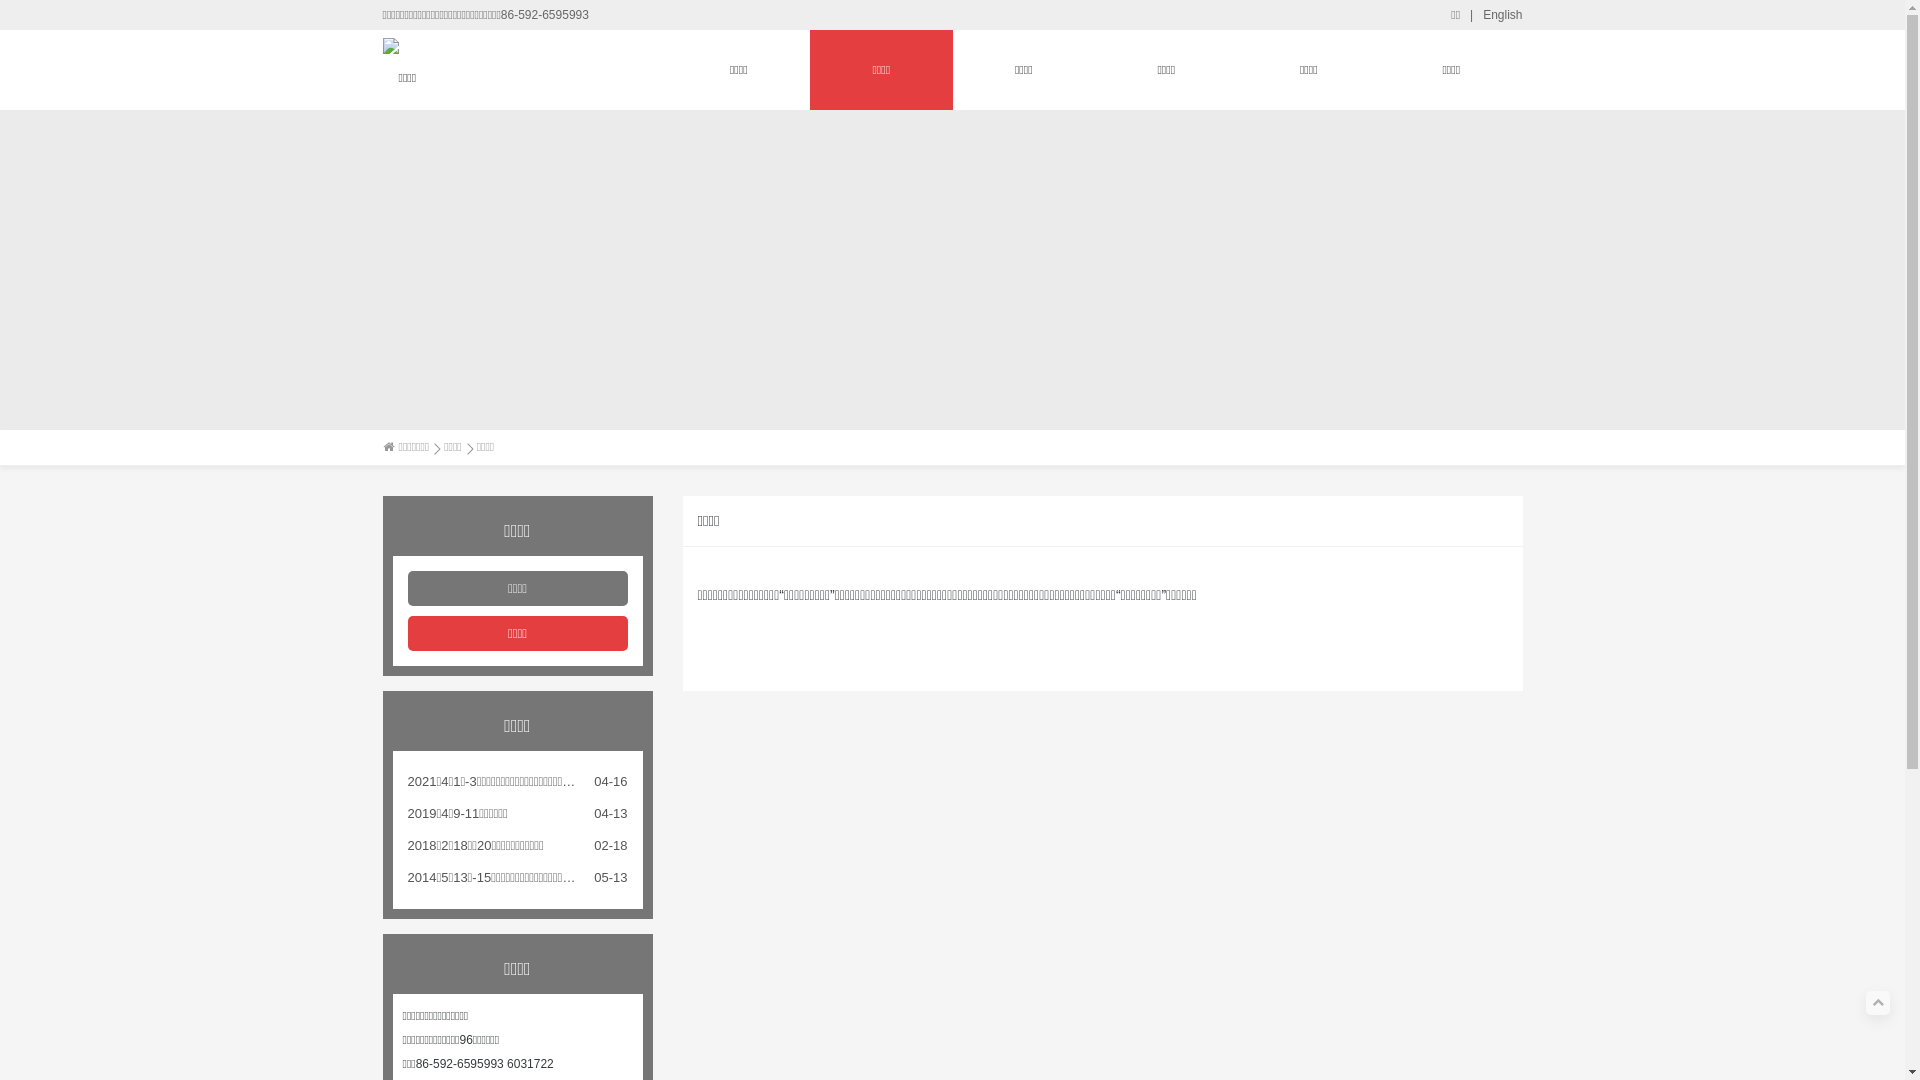 The height and width of the screenshot is (1080, 1920). What do you see at coordinates (1502, 15) in the screenshot?
I see `'English'` at bounding box center [1502, 15].